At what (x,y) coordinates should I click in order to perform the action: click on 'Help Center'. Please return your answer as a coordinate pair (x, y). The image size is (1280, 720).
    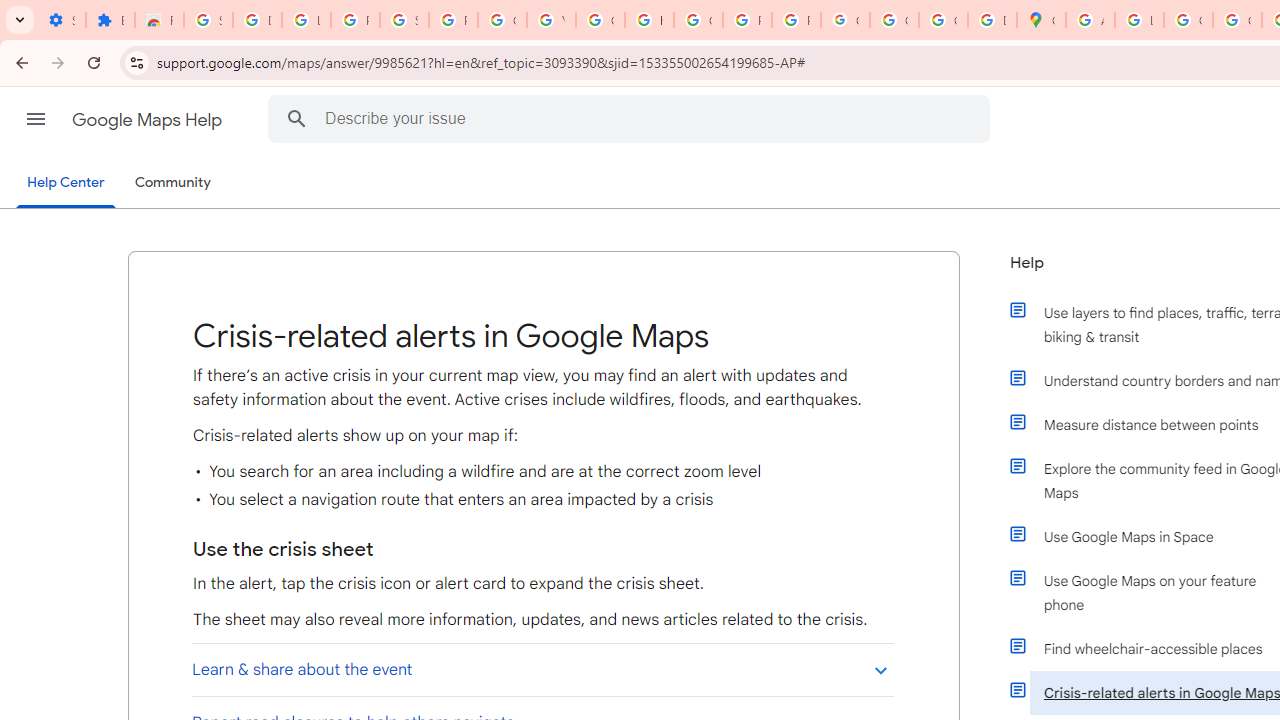
    Looking at the image, I should click on (65, 183).